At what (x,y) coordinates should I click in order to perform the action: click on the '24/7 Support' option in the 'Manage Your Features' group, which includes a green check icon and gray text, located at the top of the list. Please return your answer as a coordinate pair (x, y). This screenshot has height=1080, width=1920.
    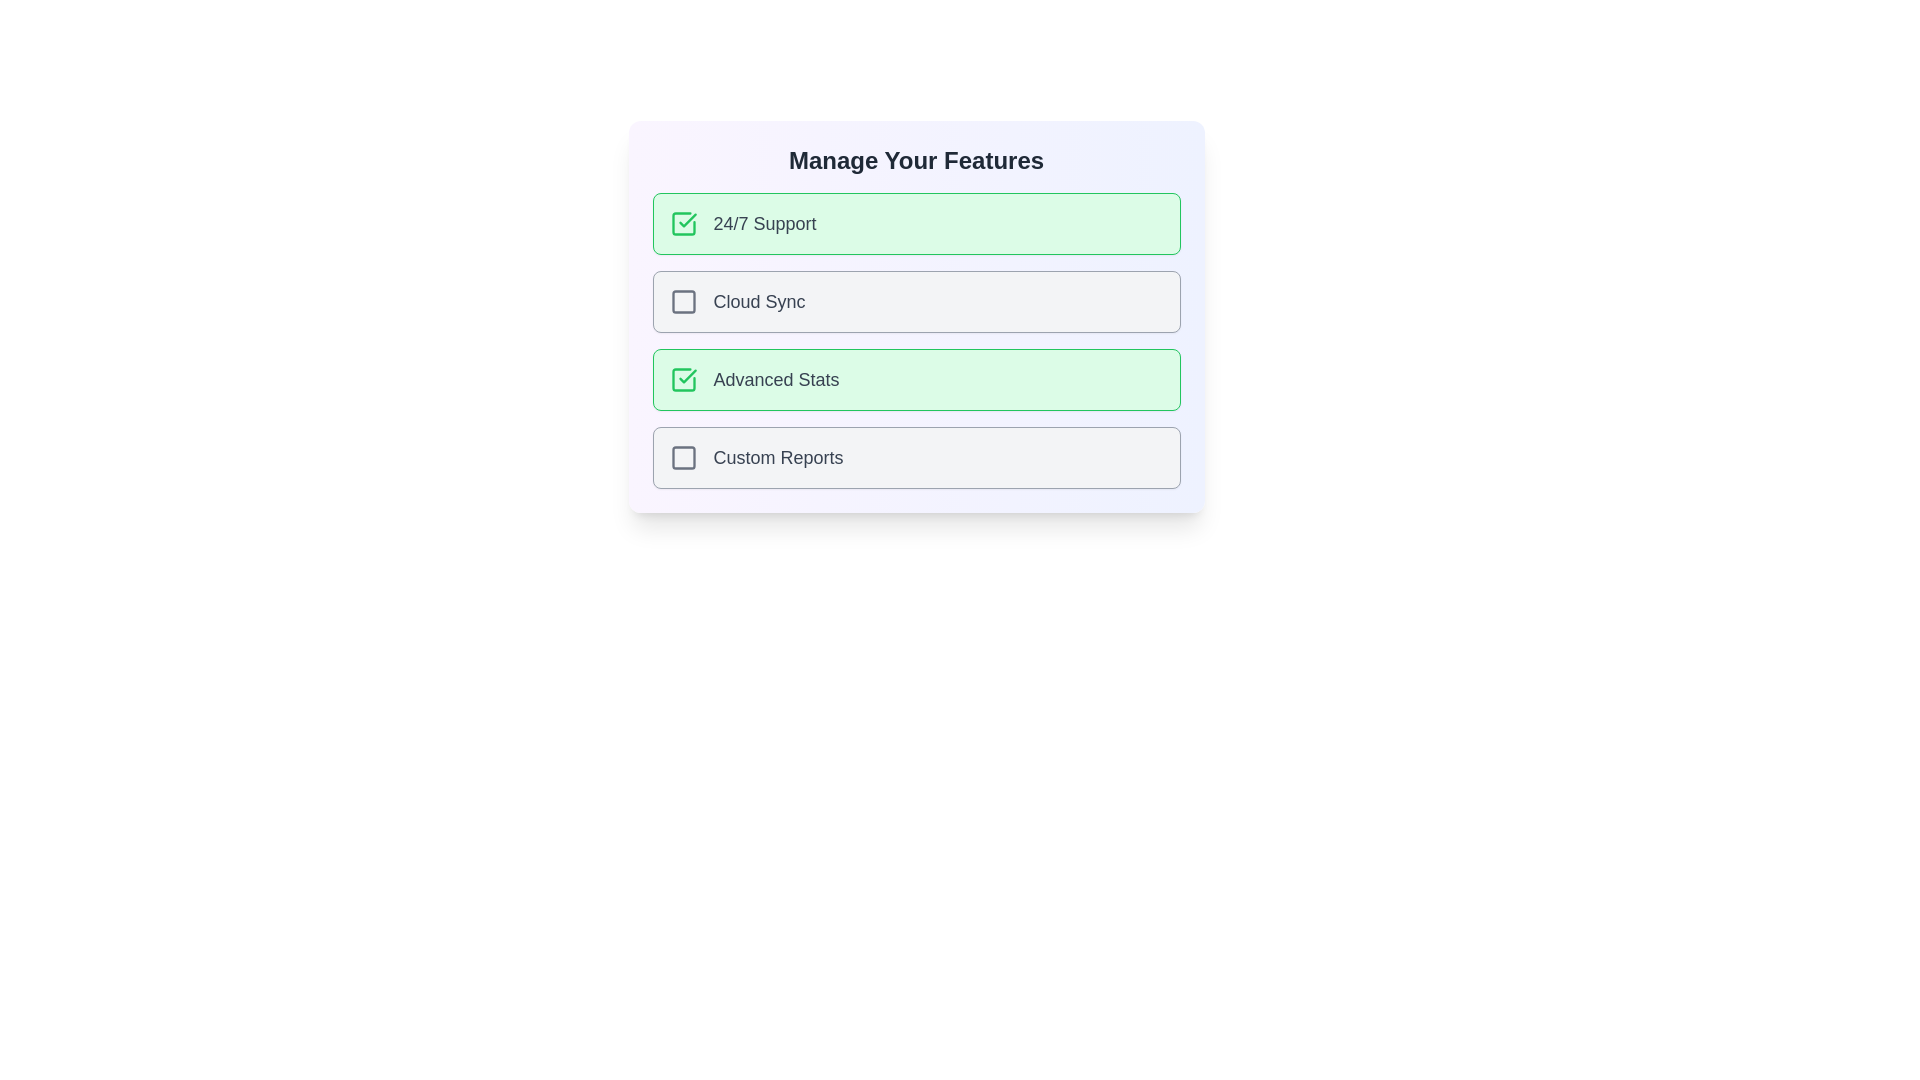
    Looking at the image, I should click on (742, 223).